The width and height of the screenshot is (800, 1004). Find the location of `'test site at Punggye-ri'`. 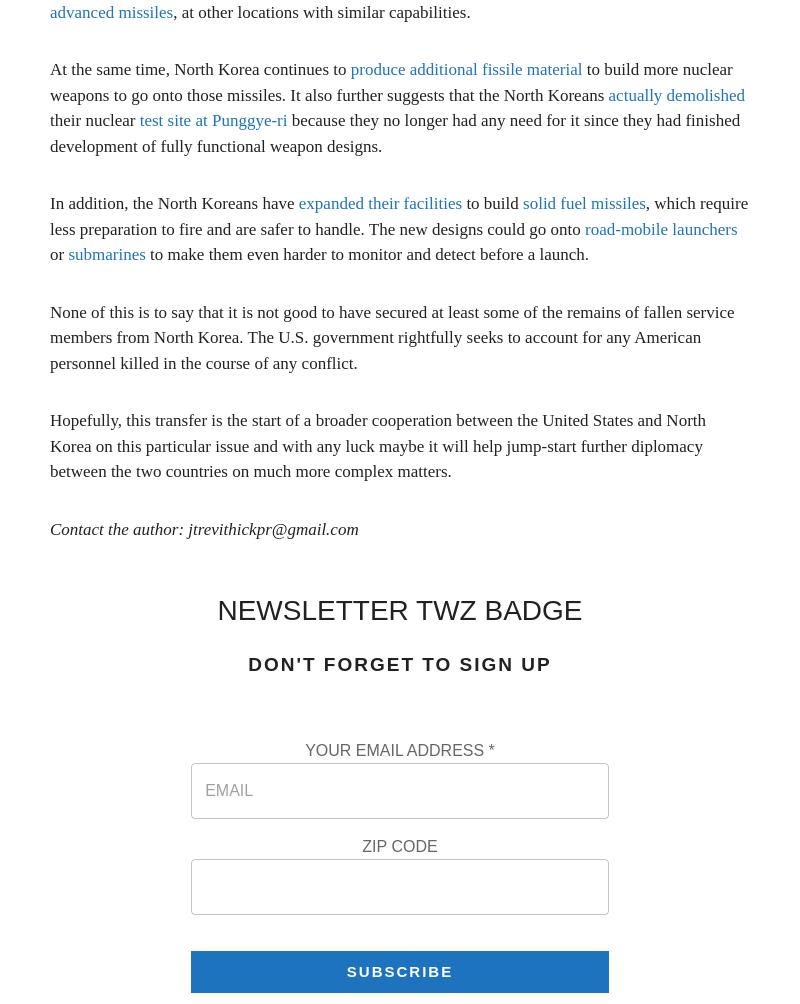

'test site at Punggye-ri' is located at coordinates (212, 120).